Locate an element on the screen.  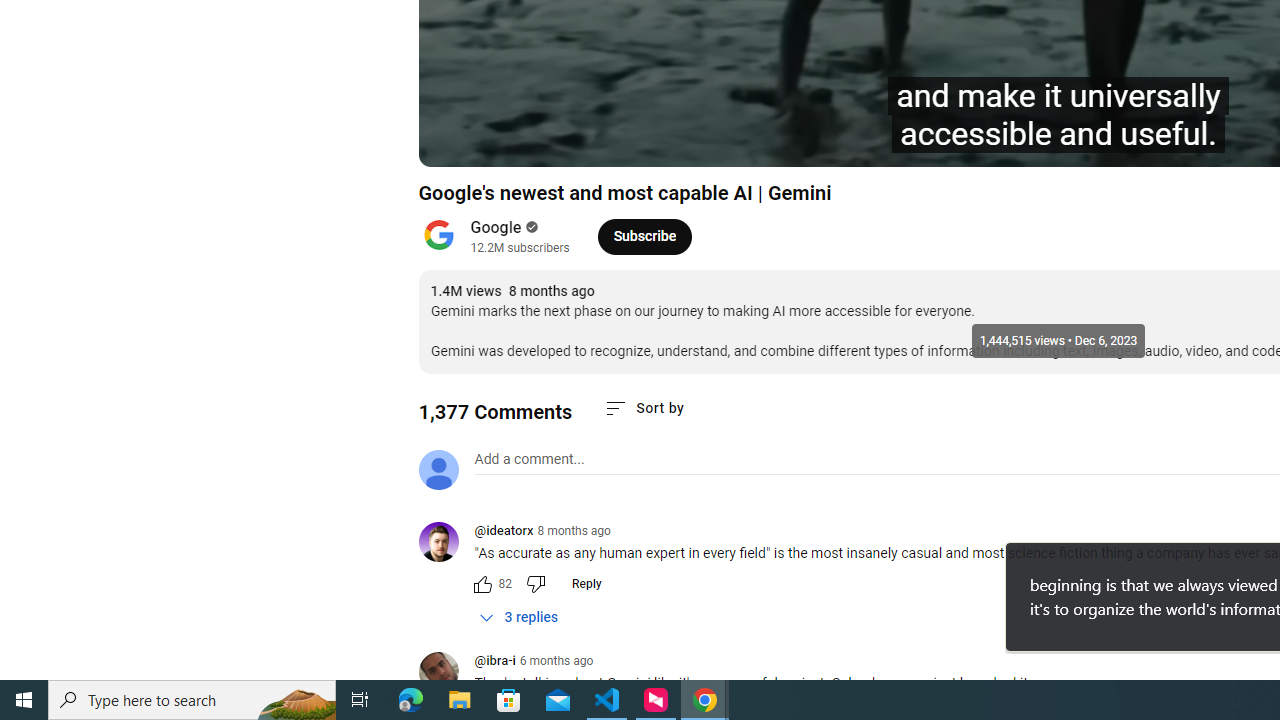
'AutomationID: simplebox-placeholder' is located at coordinates (529, 459).